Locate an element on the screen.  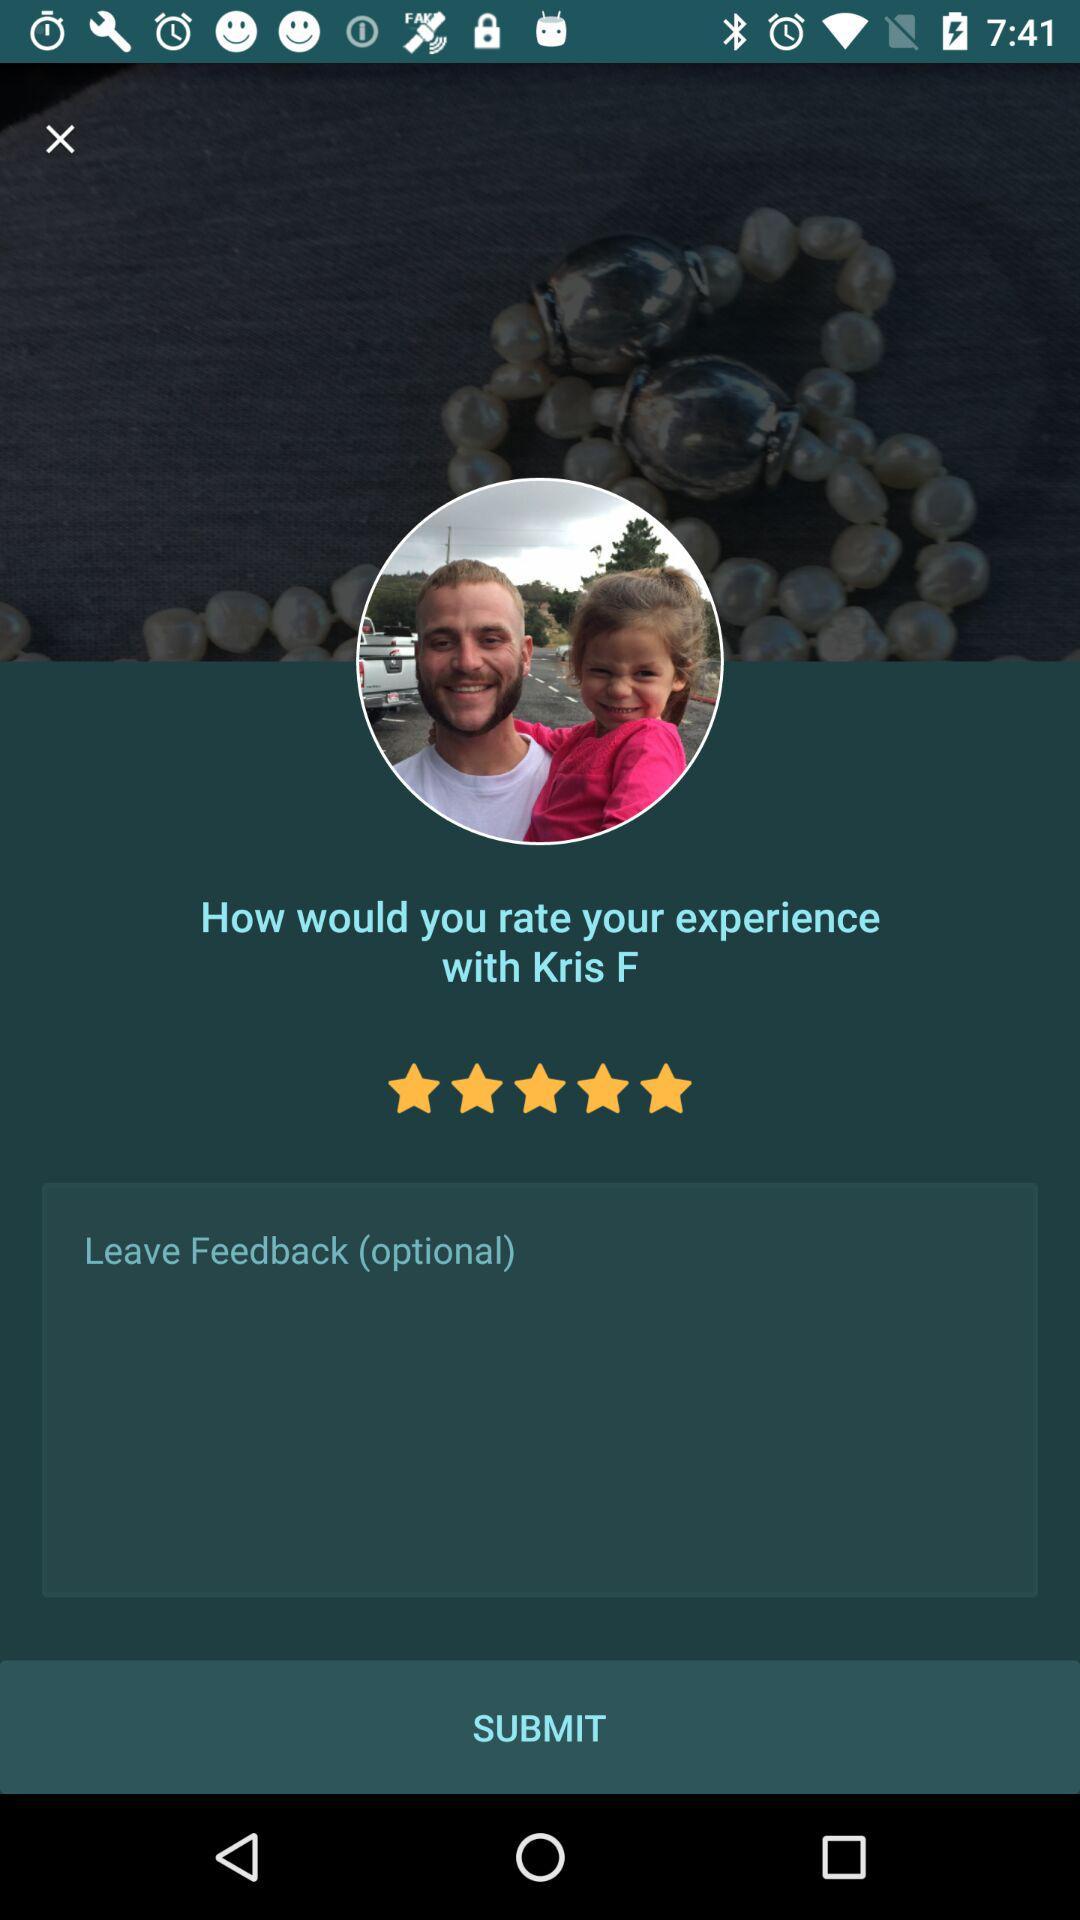
leave feedback field is located at coordinates (540, 1389).